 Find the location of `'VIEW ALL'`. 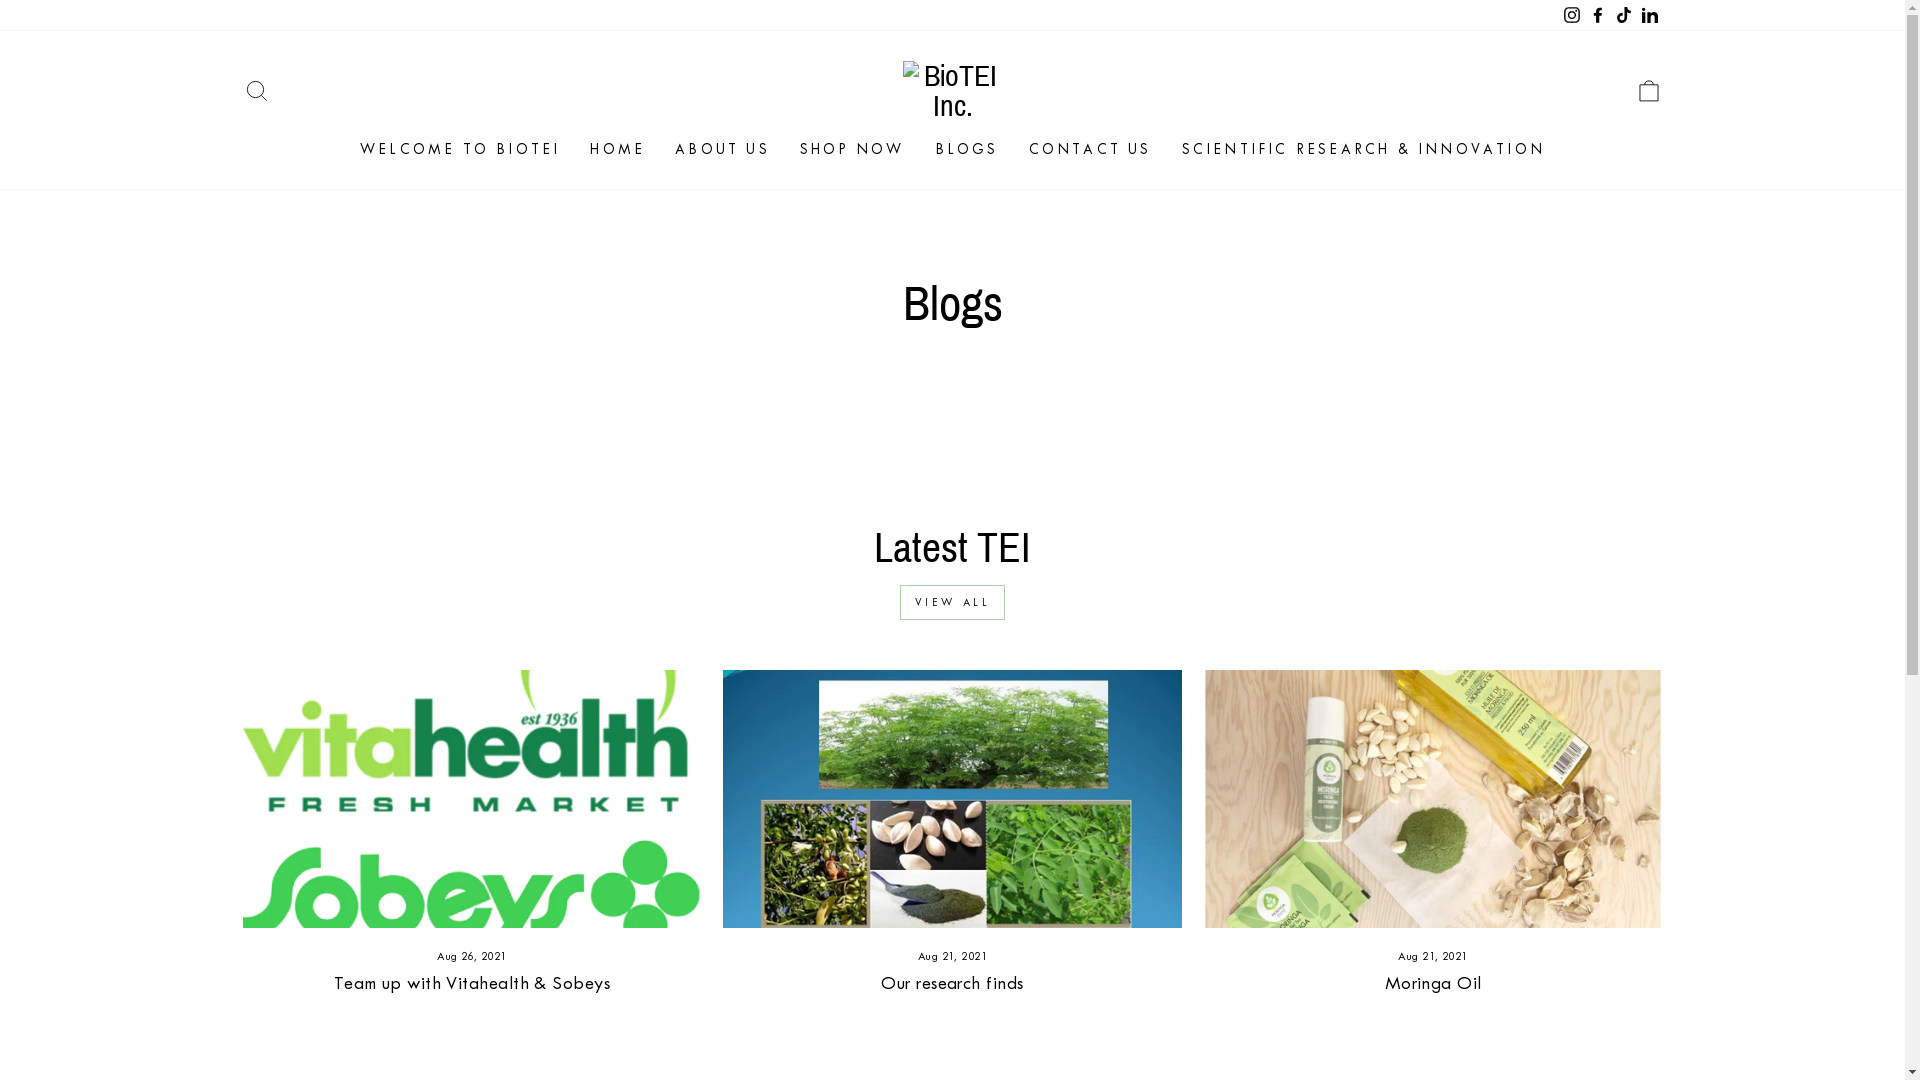

'VIEW ALL' is located at coordinates (952, 601).